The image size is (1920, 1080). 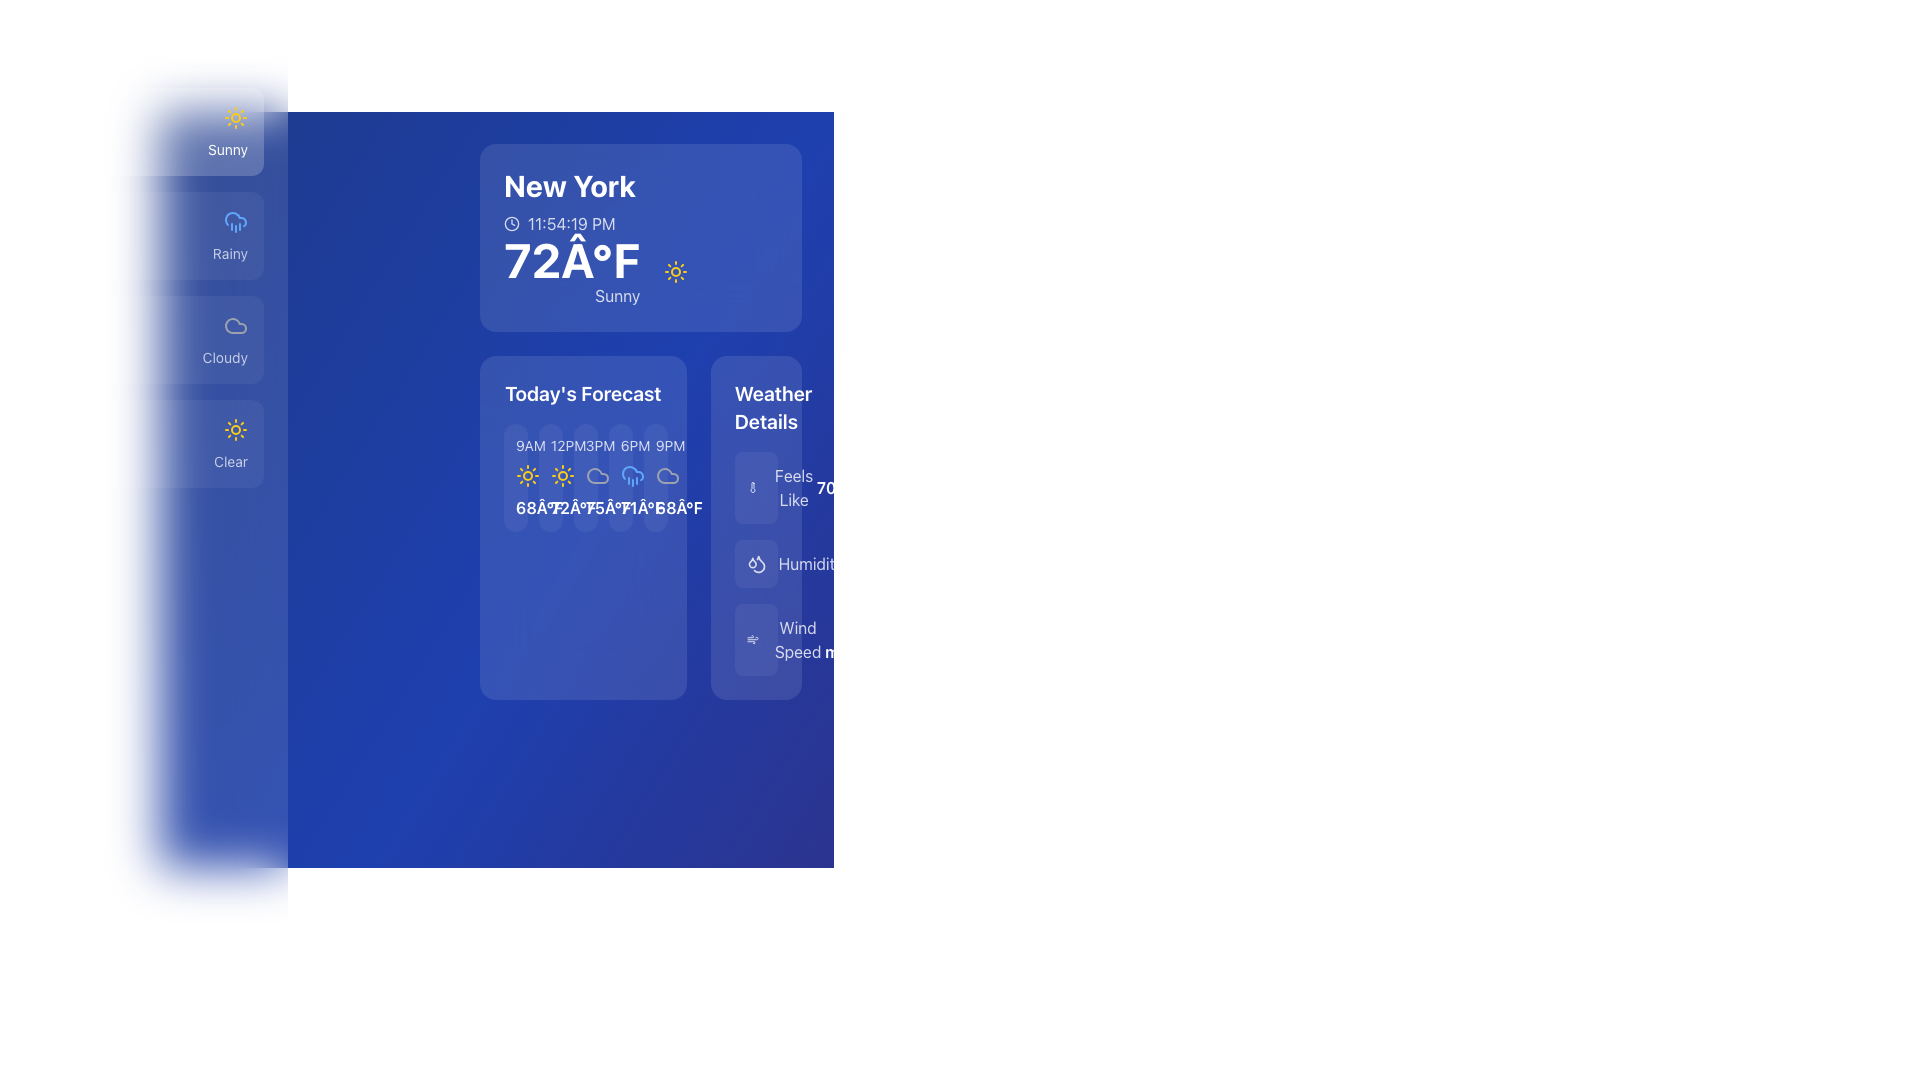 I want to click on the text label indicating the perceived temperature in the Weather Details section of the interface, so click(x=780, y=488).